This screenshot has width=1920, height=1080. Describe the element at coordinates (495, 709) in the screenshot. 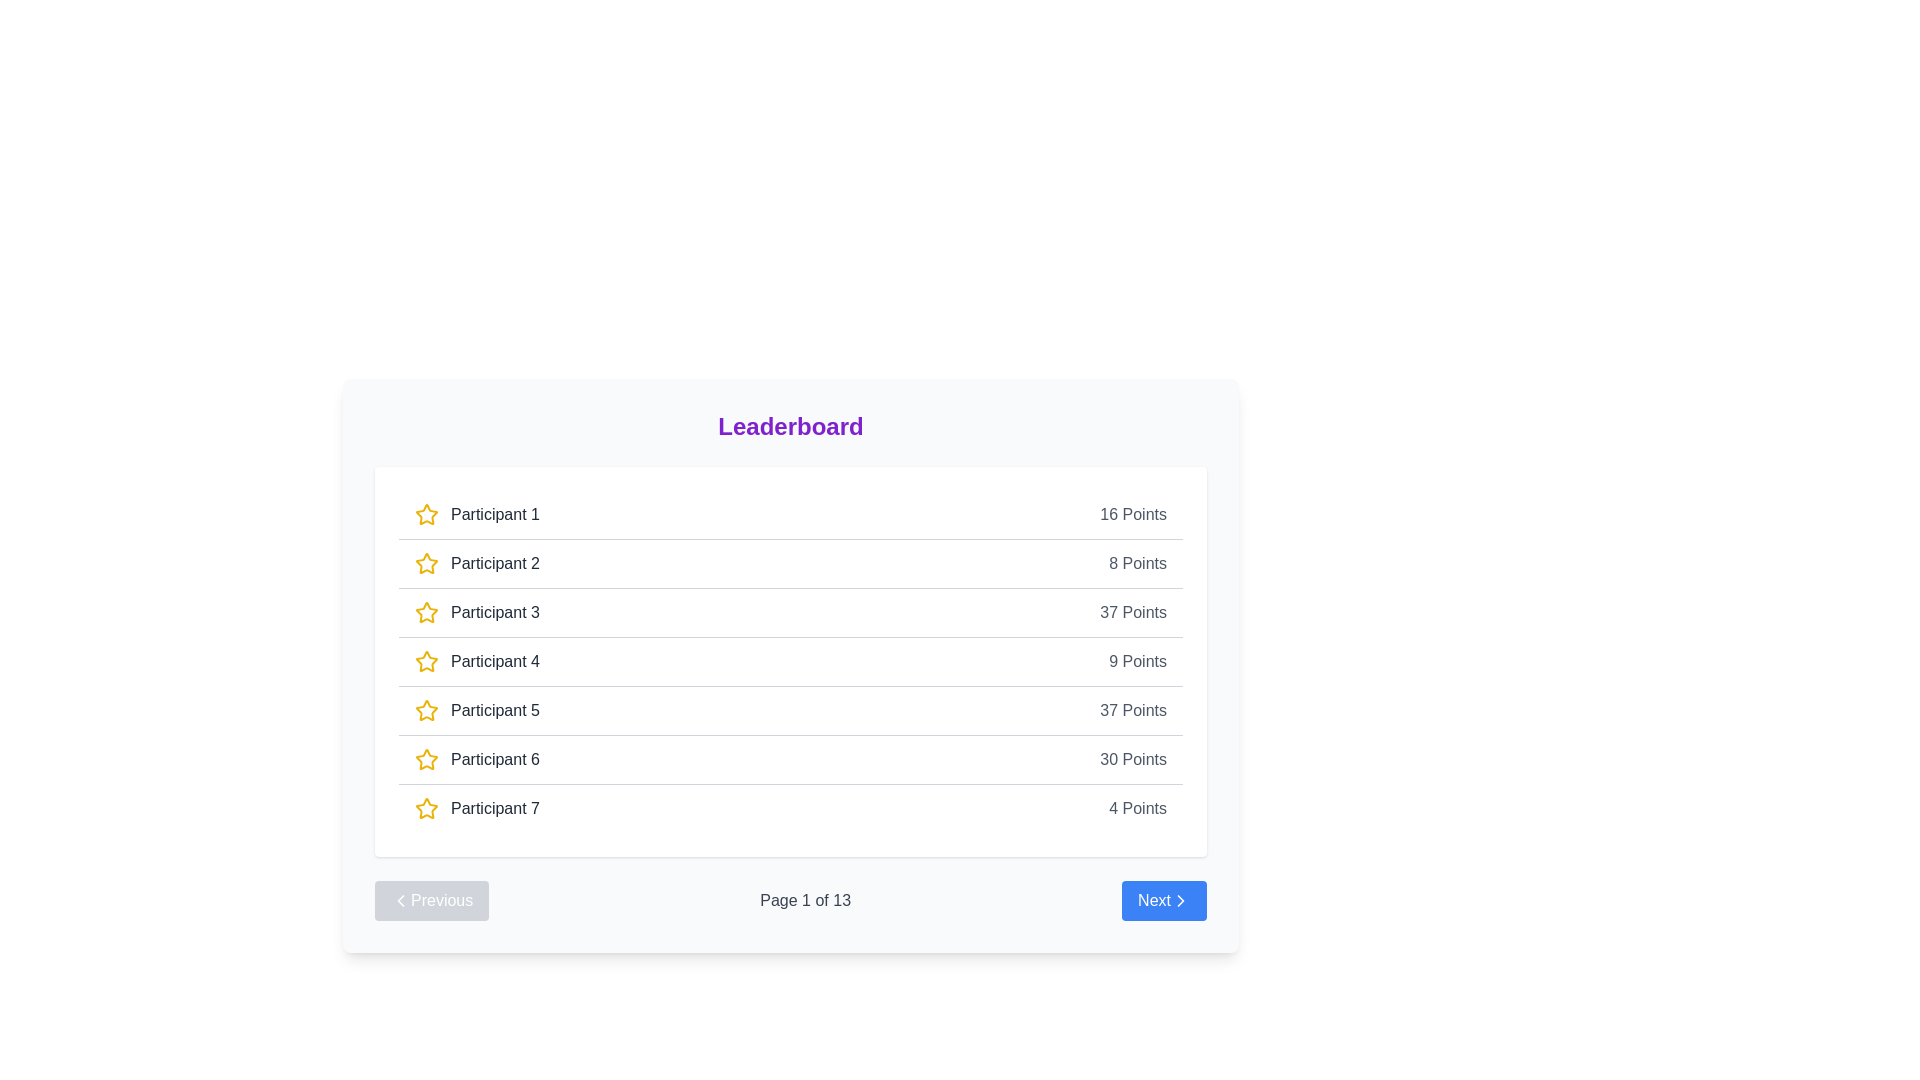

I see `the text label 'Participant 5' to trigger the tooltip display, which is located next to the yellow star icon in the fifth row of the leaderboard` at that location.